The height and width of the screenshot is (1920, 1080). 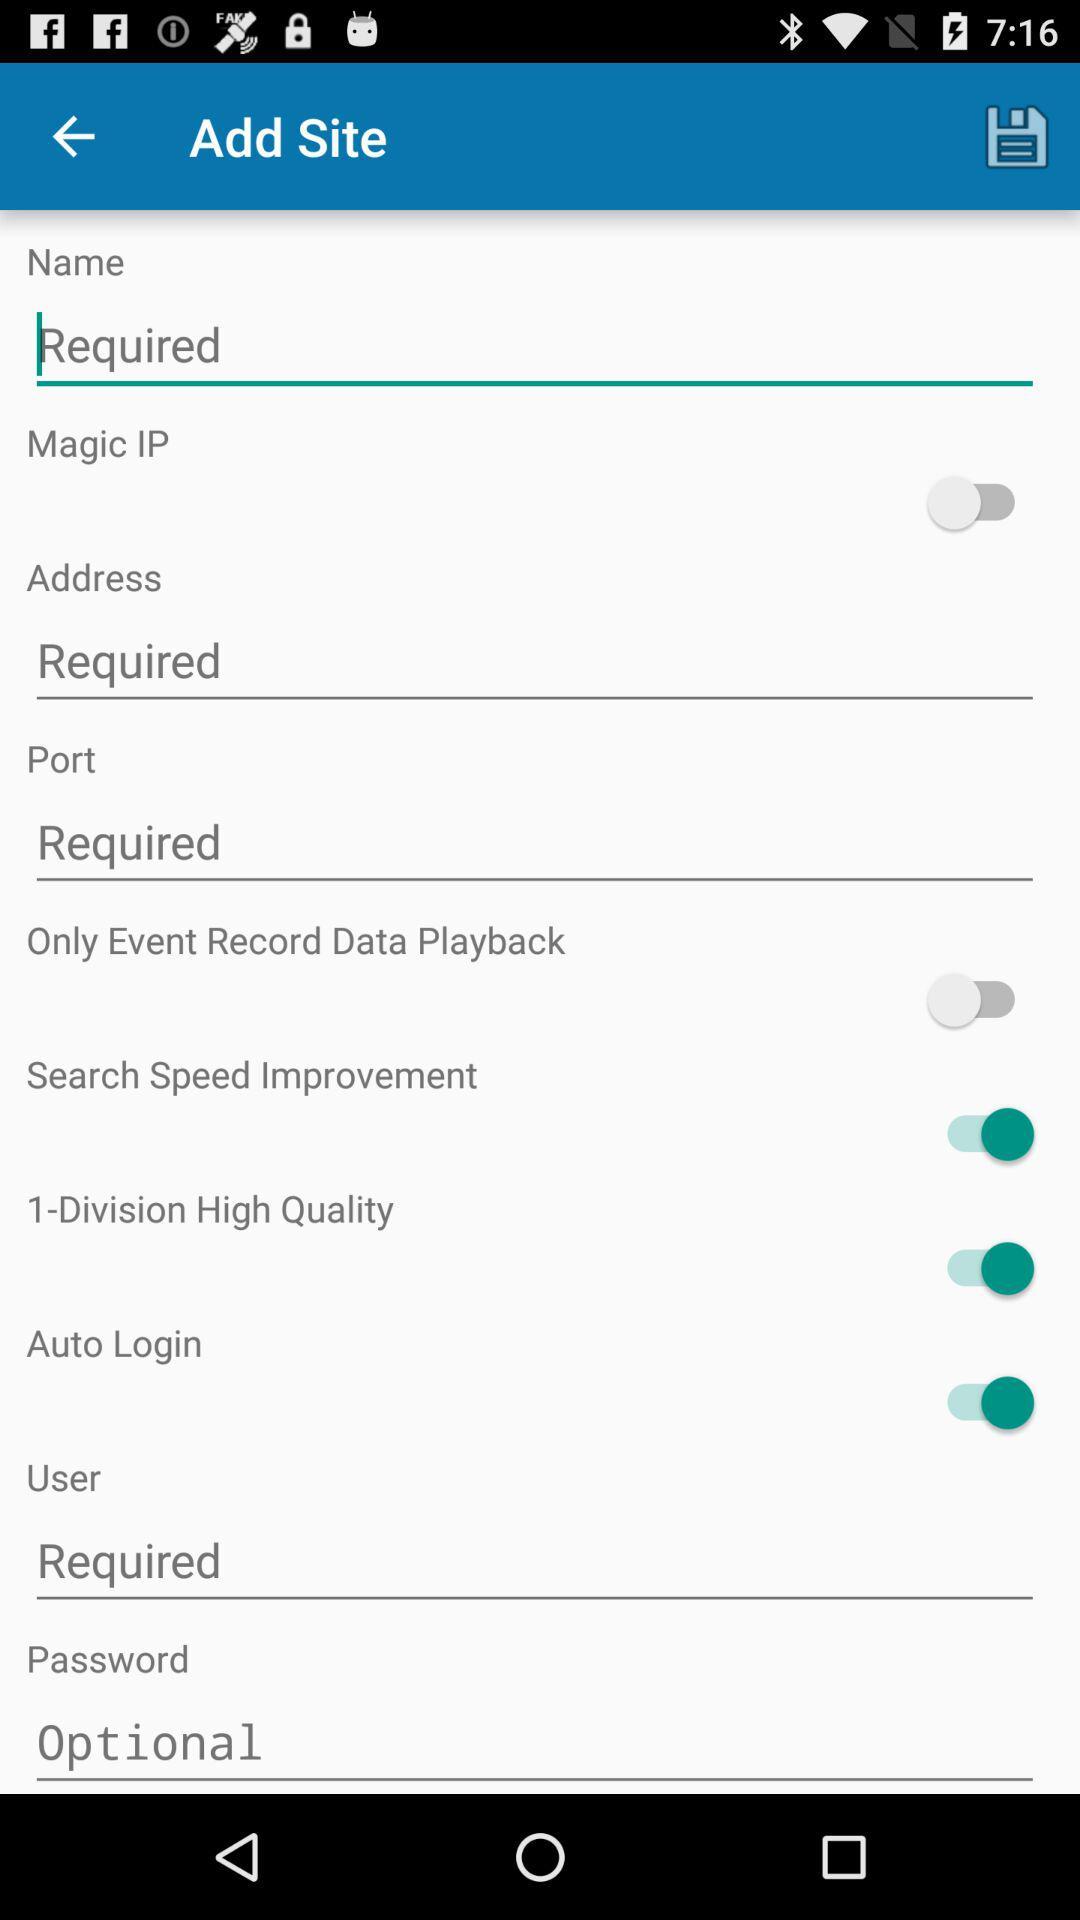 I want to click on type name, so click(x=533, y=345).